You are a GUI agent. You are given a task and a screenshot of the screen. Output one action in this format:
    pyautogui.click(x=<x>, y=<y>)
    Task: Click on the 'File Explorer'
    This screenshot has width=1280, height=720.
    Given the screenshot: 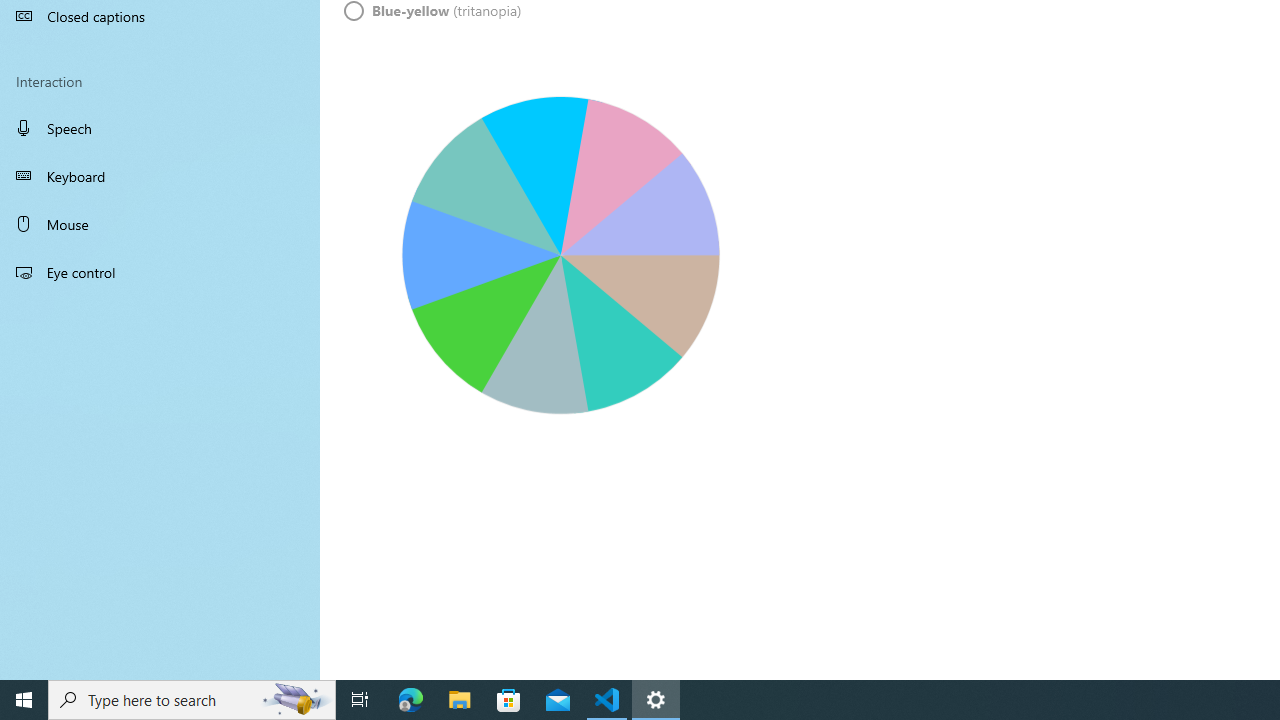 What is the action you would take?
    pyautogui.click(x=459, y=698)
    